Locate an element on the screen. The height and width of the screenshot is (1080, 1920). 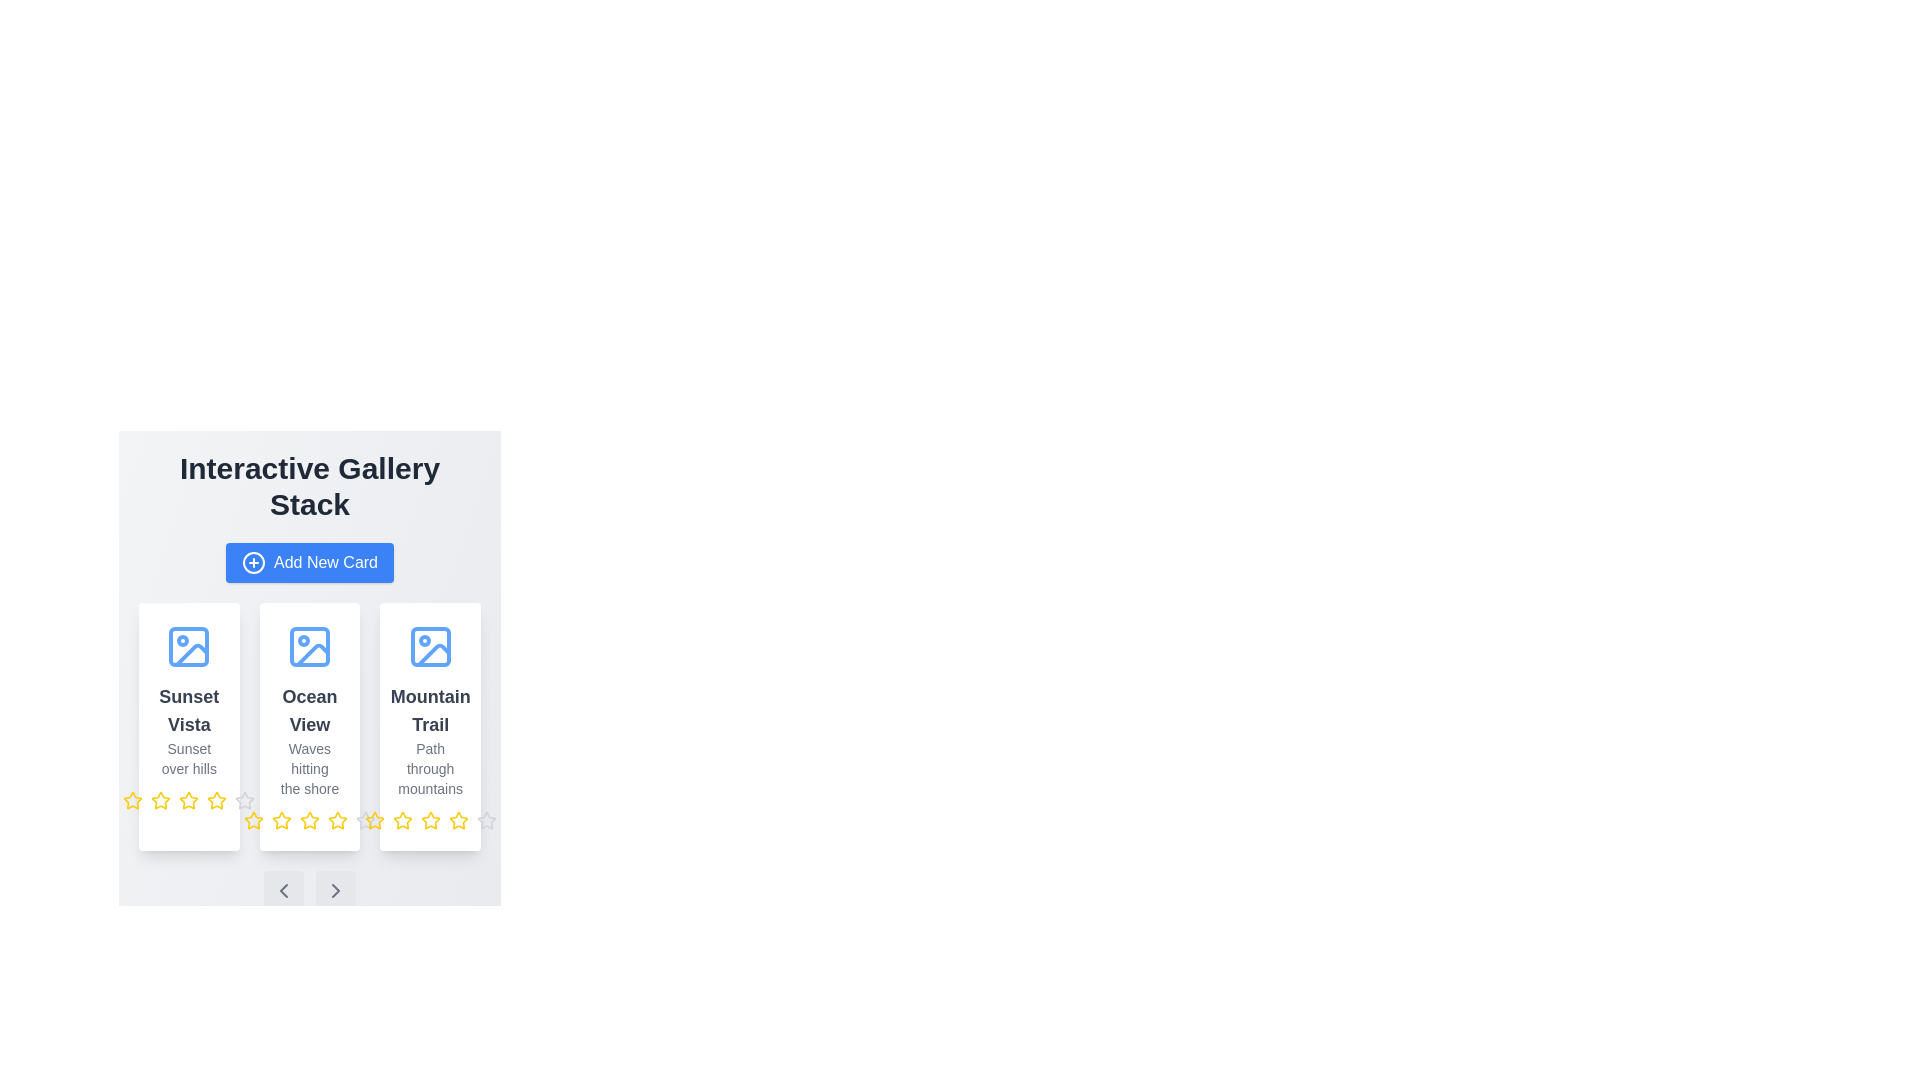
the second star in the star rating icon sequence under the 'Sunset Vista' card to rate it is located at coordinates (161, 800).